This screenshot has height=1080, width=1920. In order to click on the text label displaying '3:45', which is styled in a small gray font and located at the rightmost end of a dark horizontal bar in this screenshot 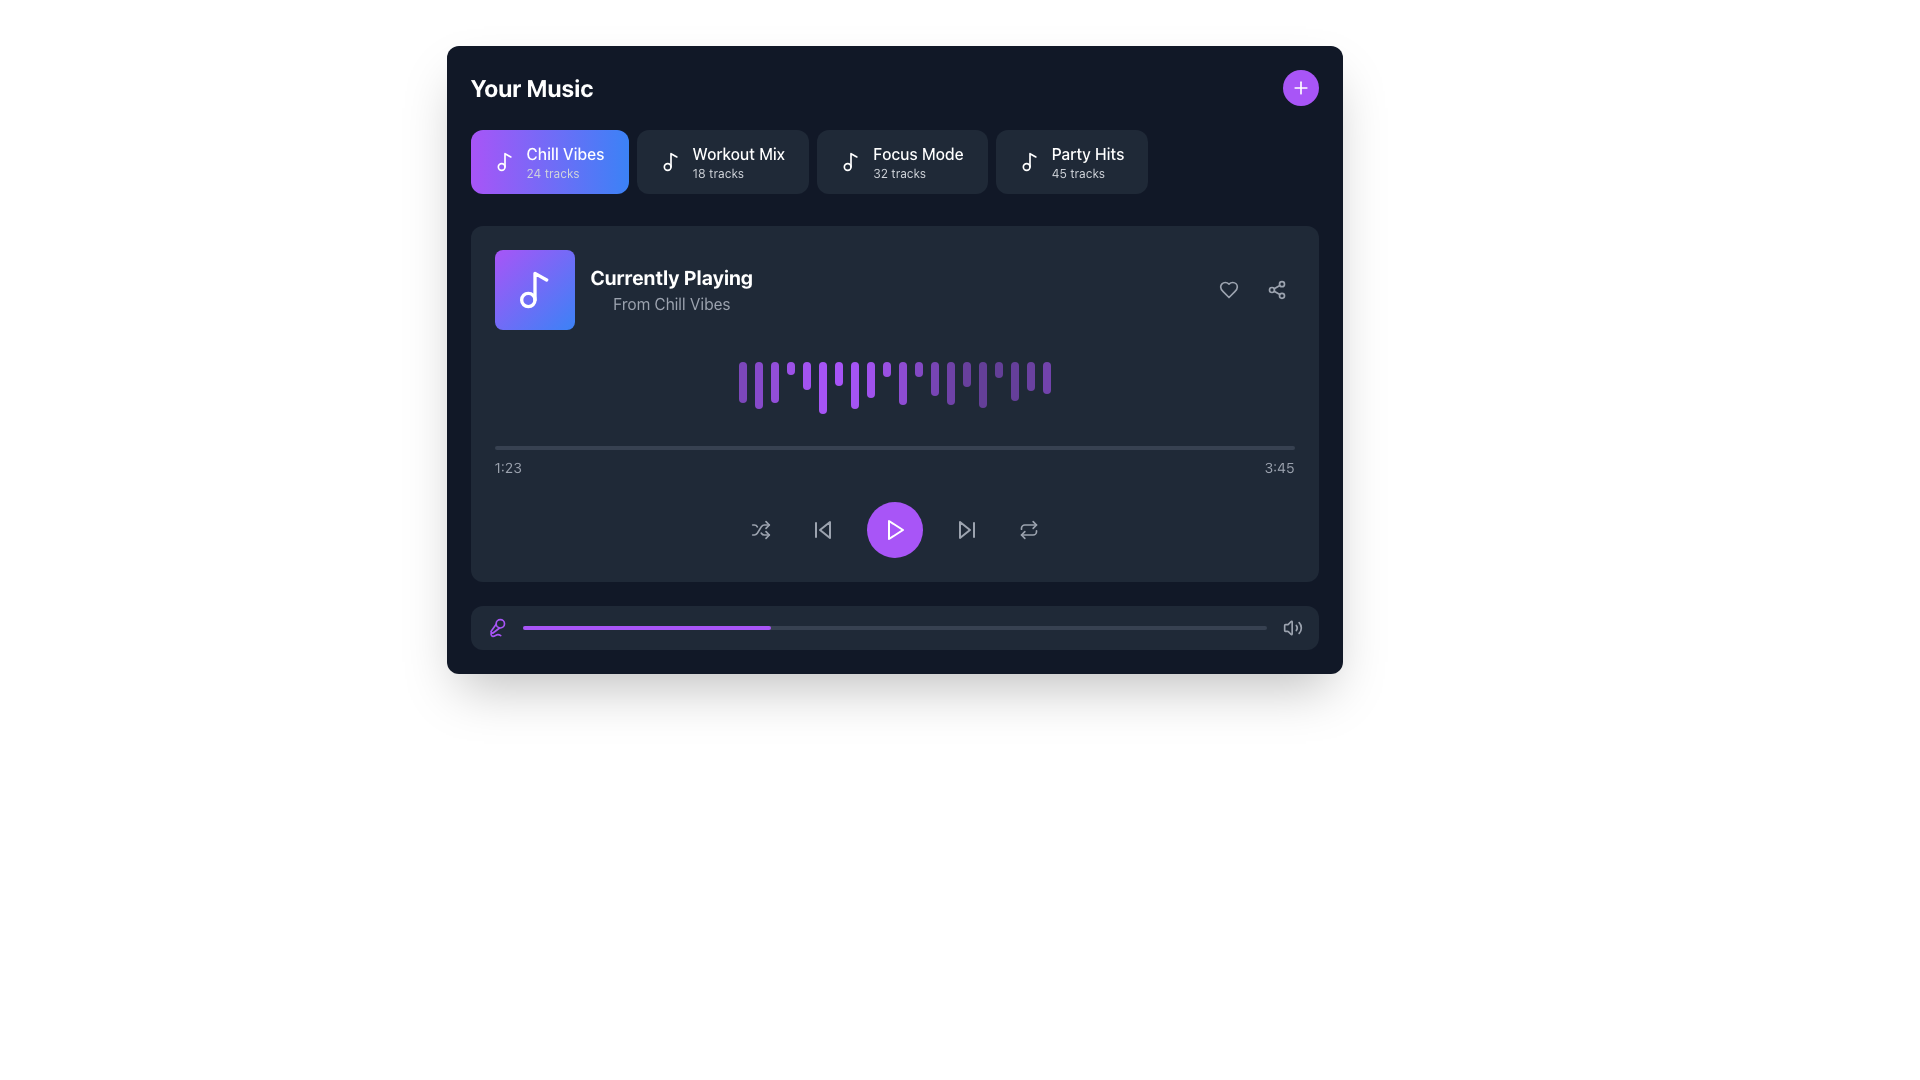, I will do `click(1278, 468)`.